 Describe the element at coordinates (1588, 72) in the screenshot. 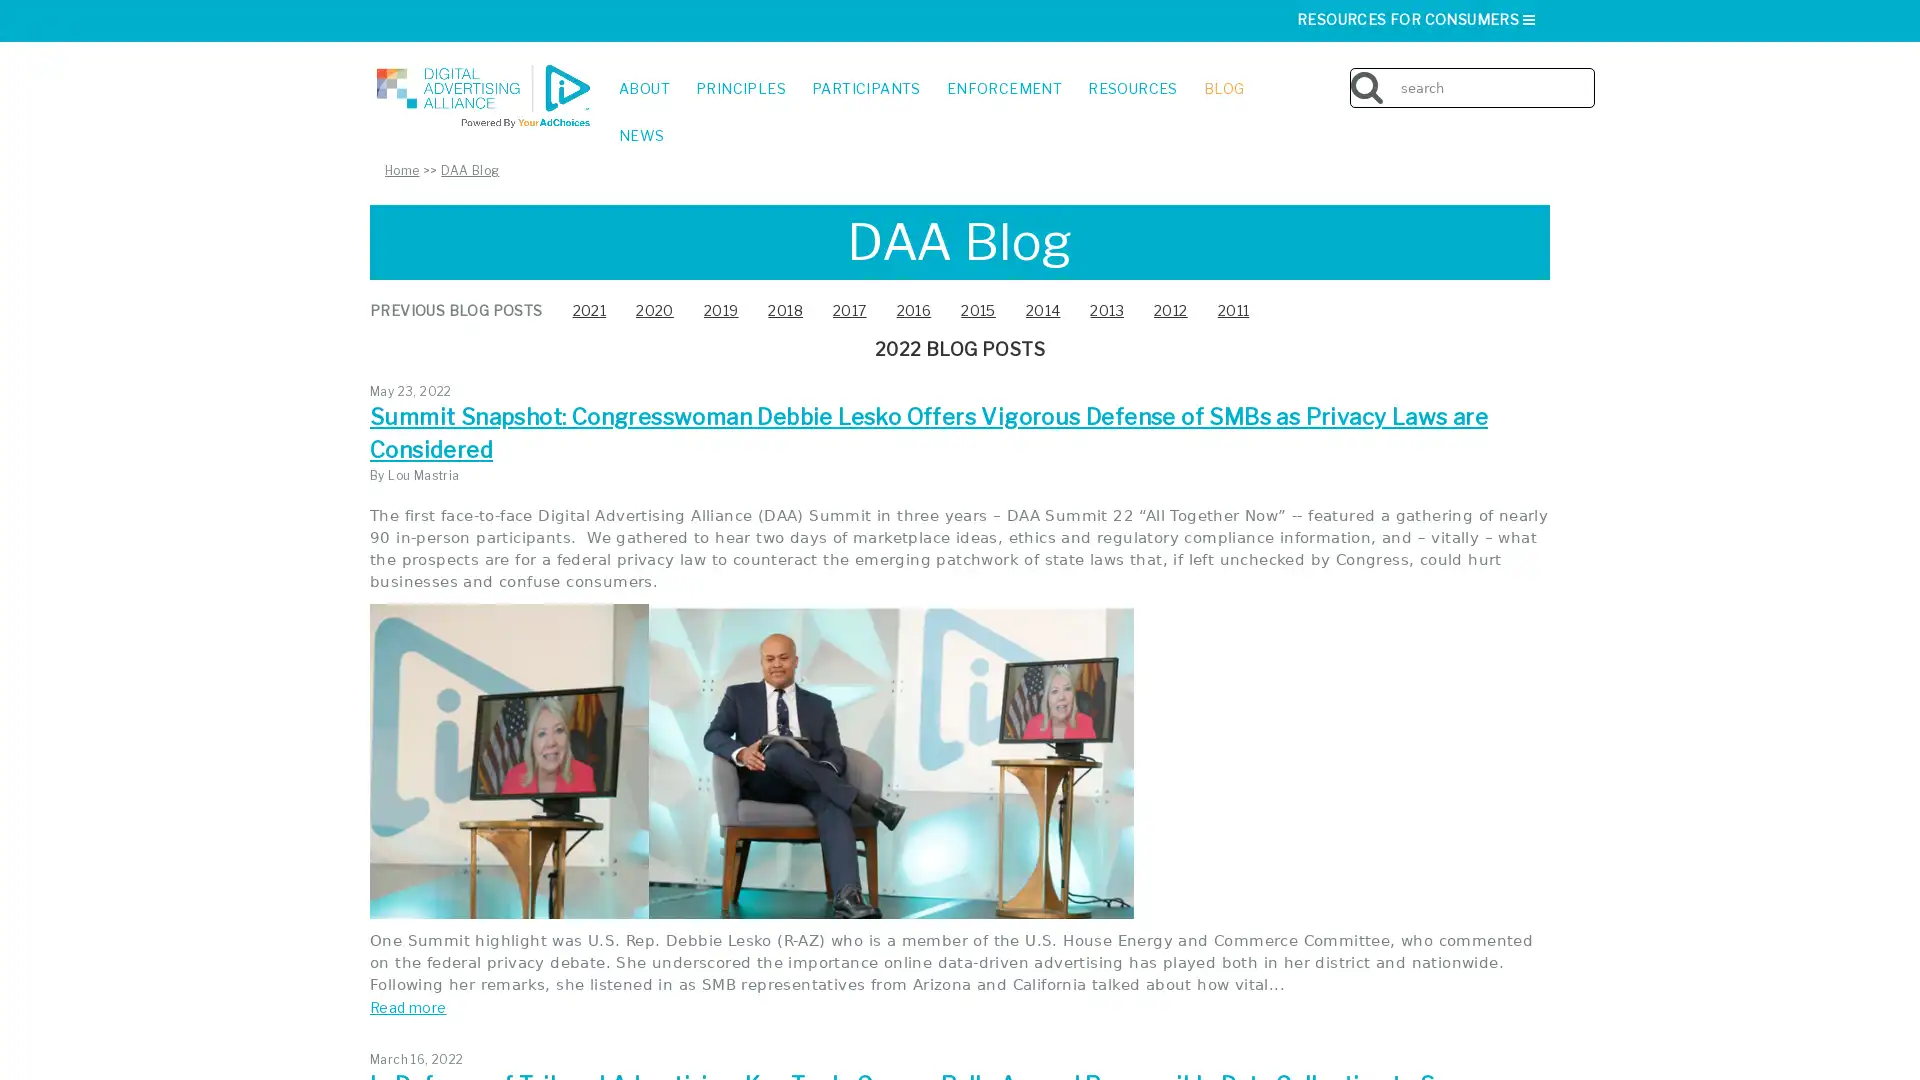

I see `Search` at that location.